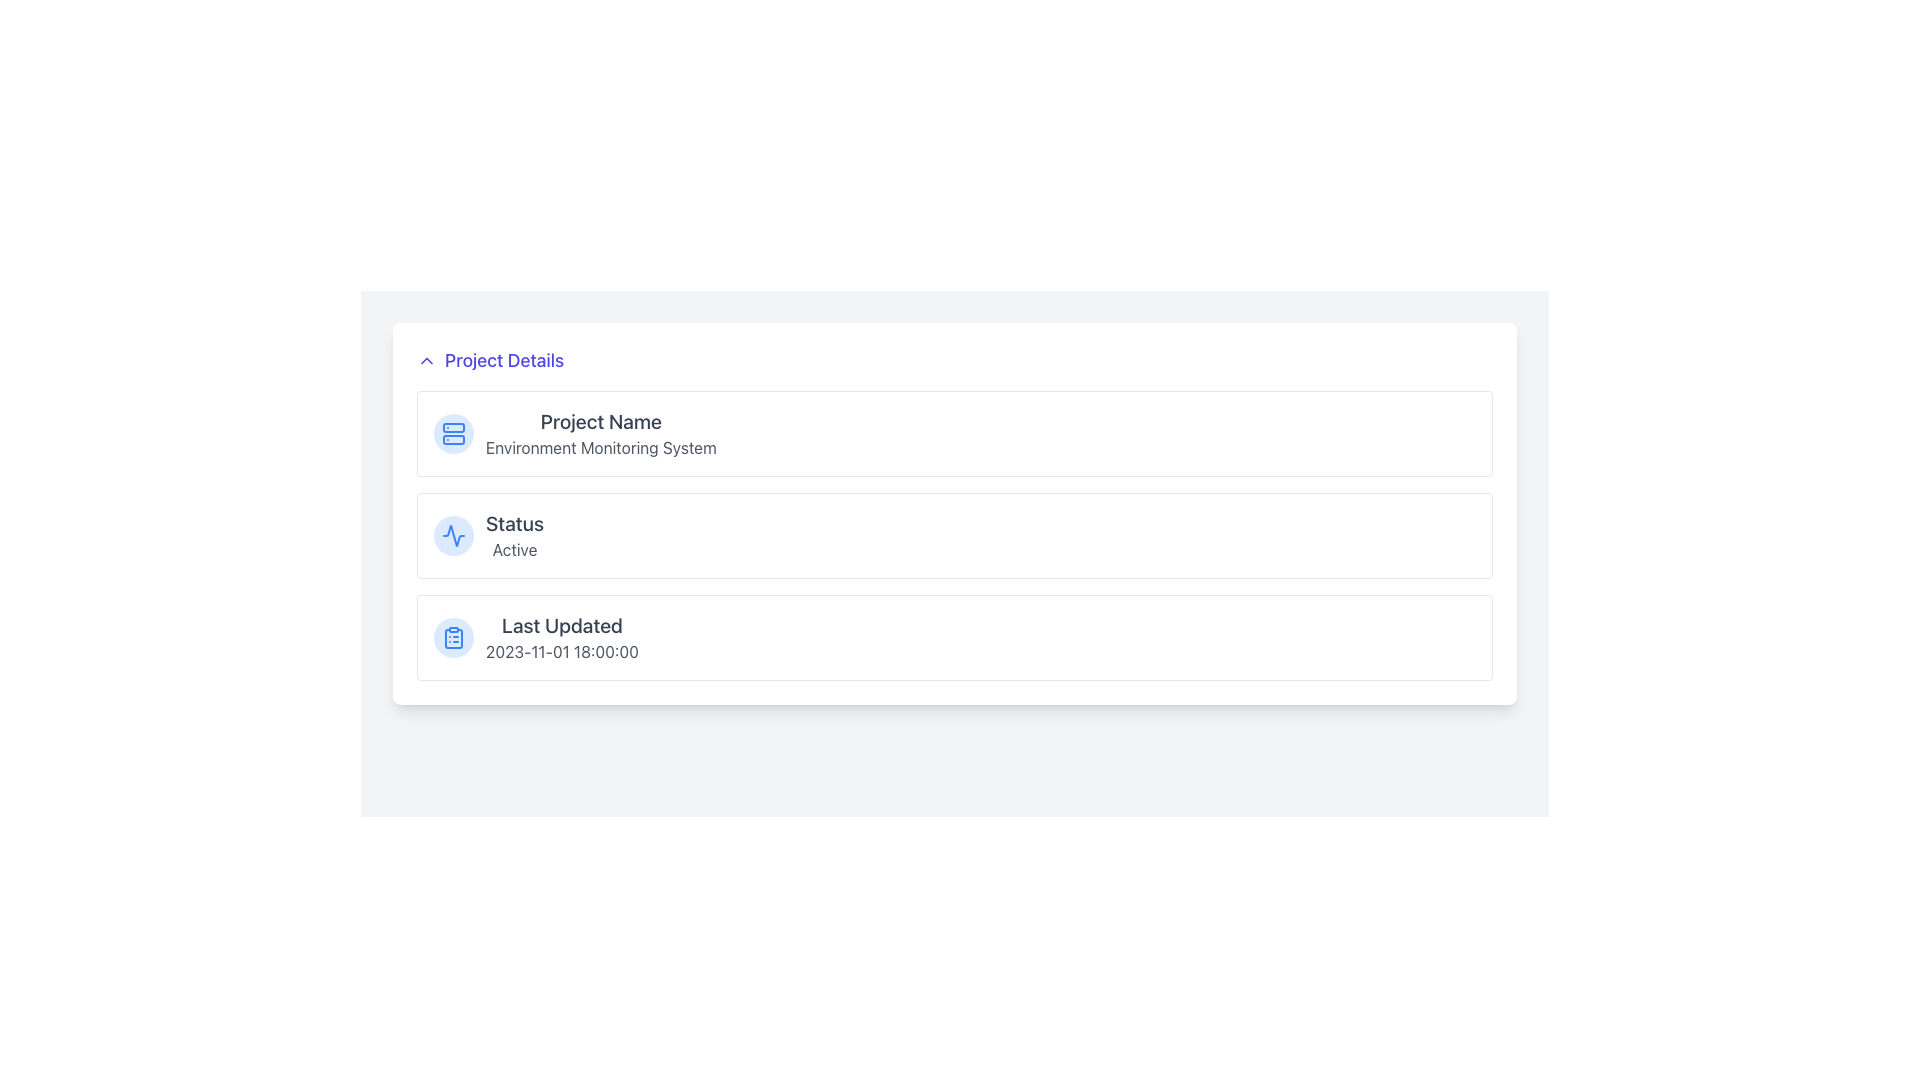 This screenshot has width=1920, height=1080. What do you see at coordinates (453, 535) in the screenshot?
I see `the dynamic wave SVG icon rendered in blue, which is part of a minimalist icon set located in the middle of the layout` at bounding box center [453, 535].